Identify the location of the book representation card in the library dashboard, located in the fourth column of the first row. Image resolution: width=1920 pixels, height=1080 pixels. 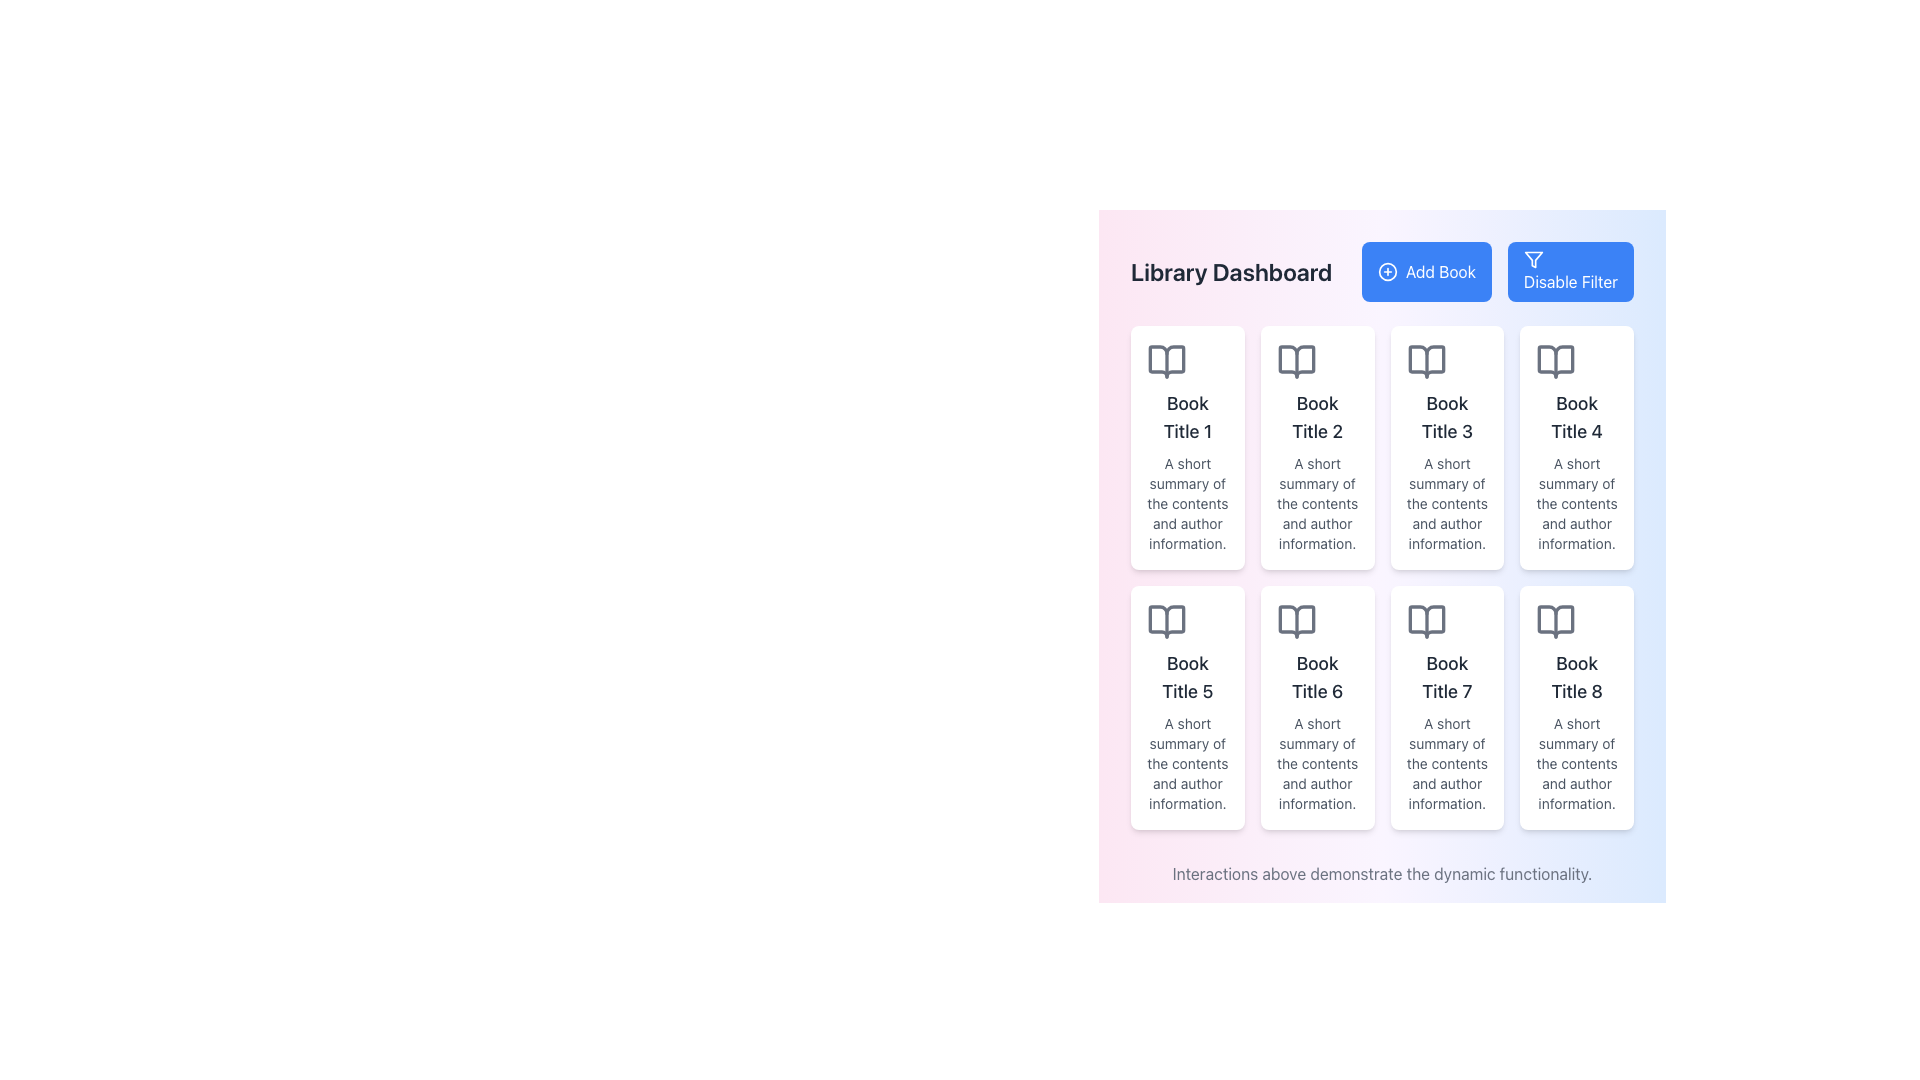
(1576, 446).